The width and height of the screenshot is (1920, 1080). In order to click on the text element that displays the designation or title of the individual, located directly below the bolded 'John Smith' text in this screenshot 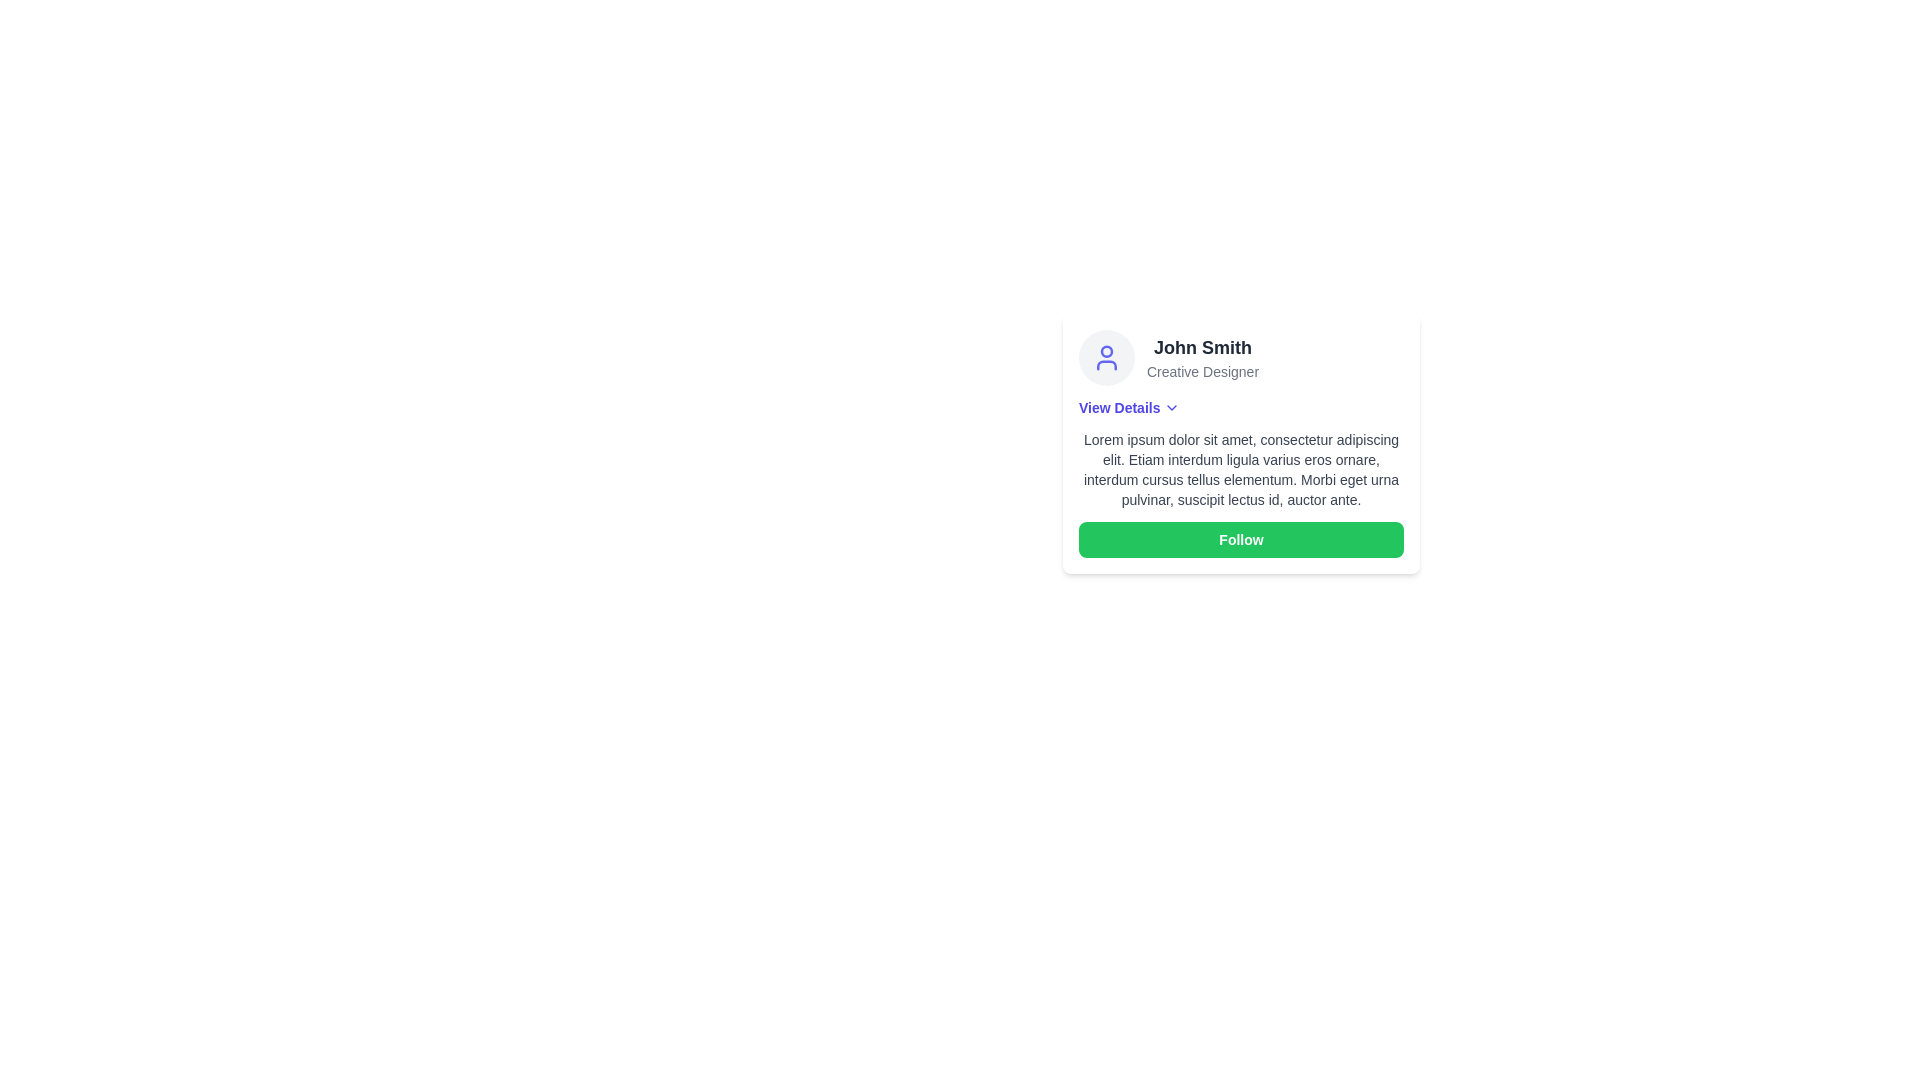, I will do `click(1202, 371)`.